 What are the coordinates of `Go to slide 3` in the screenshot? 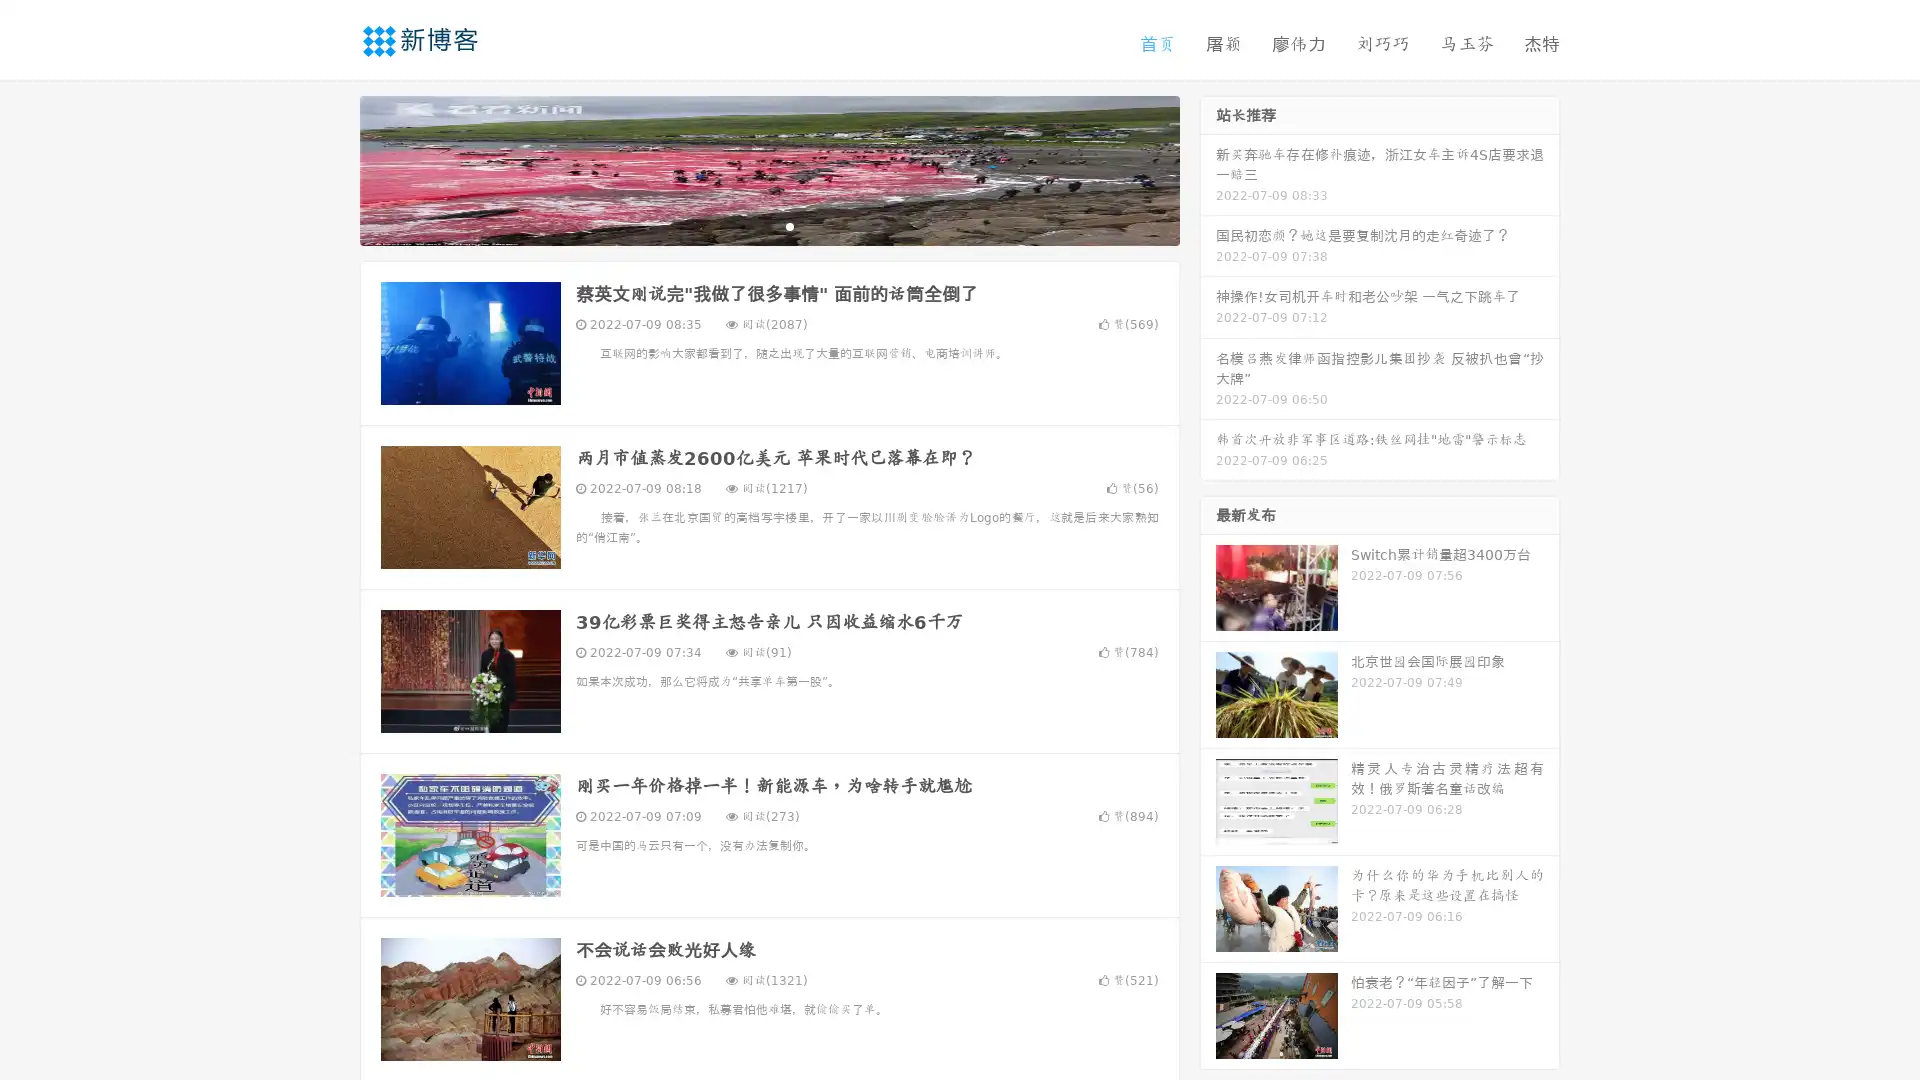 It's located at (789, 225).